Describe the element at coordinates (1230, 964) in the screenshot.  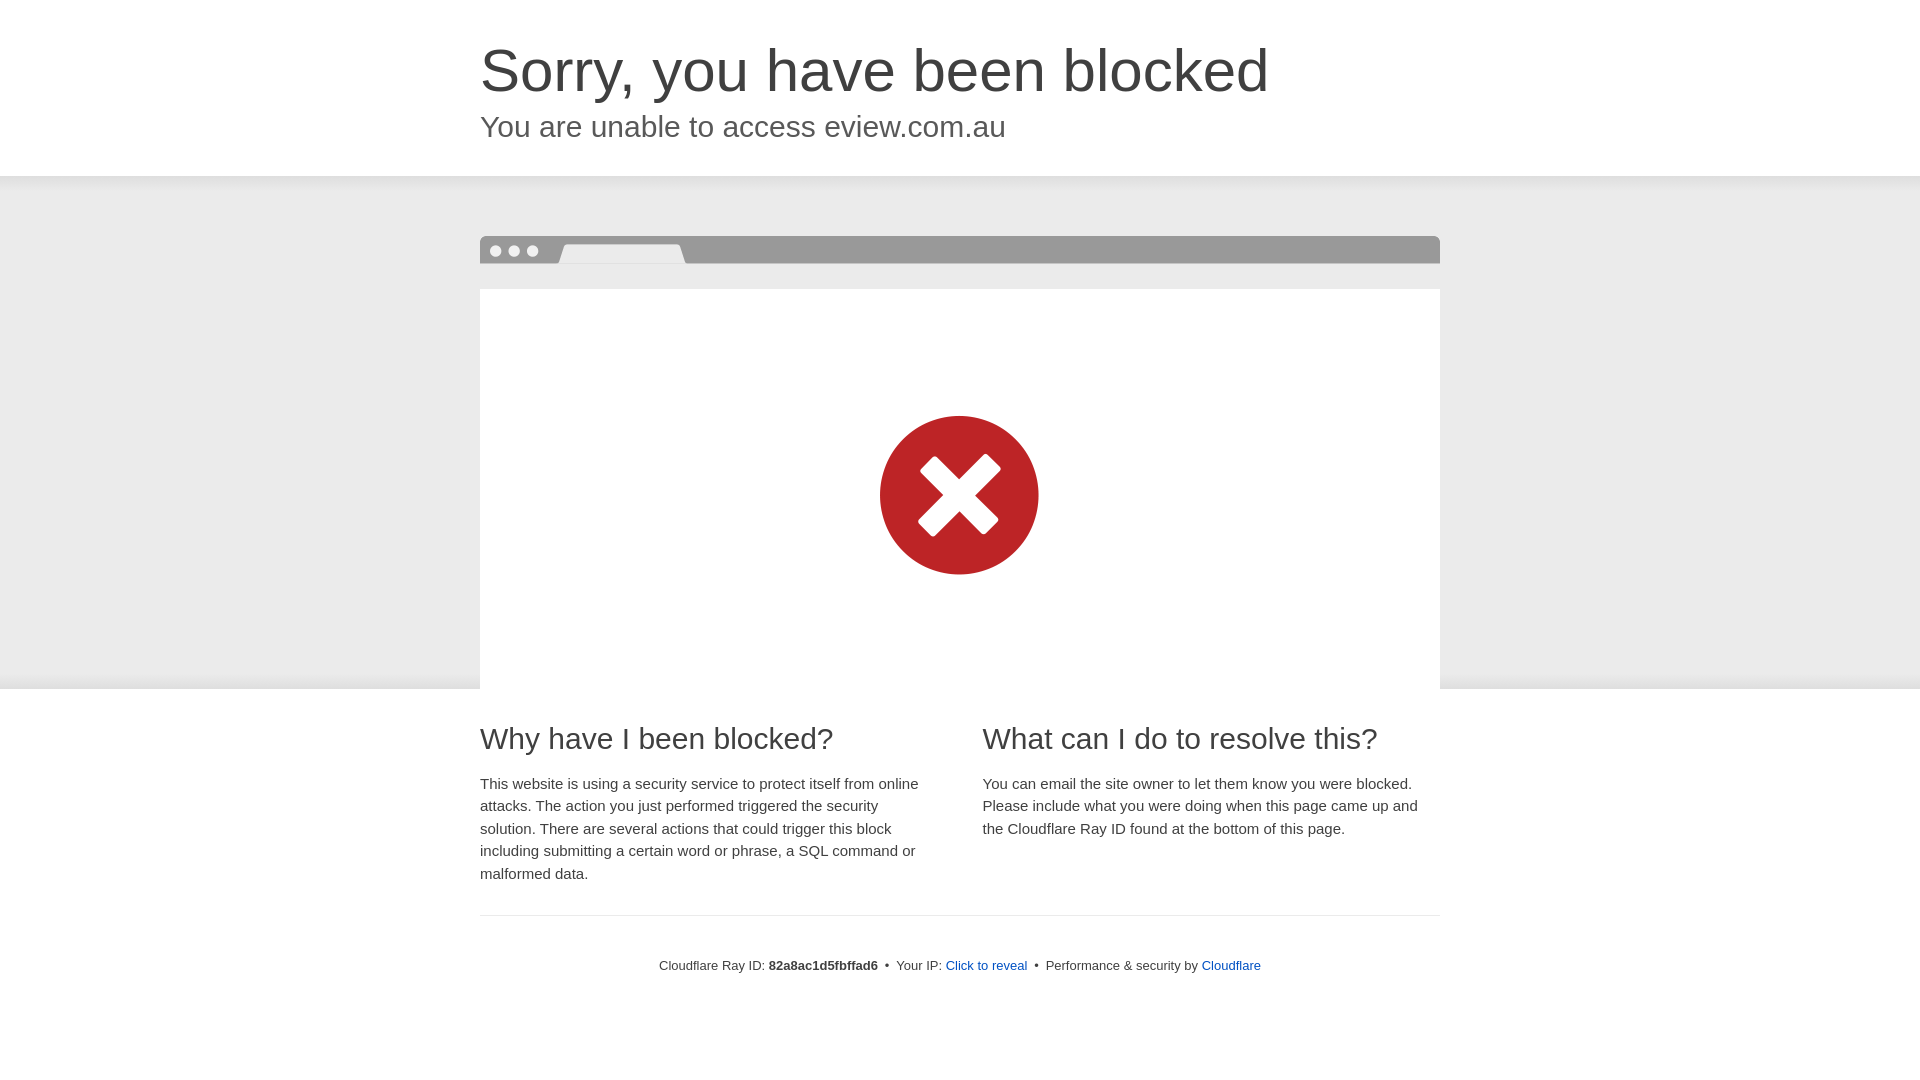
I see `'Cloudflare'` at that location.